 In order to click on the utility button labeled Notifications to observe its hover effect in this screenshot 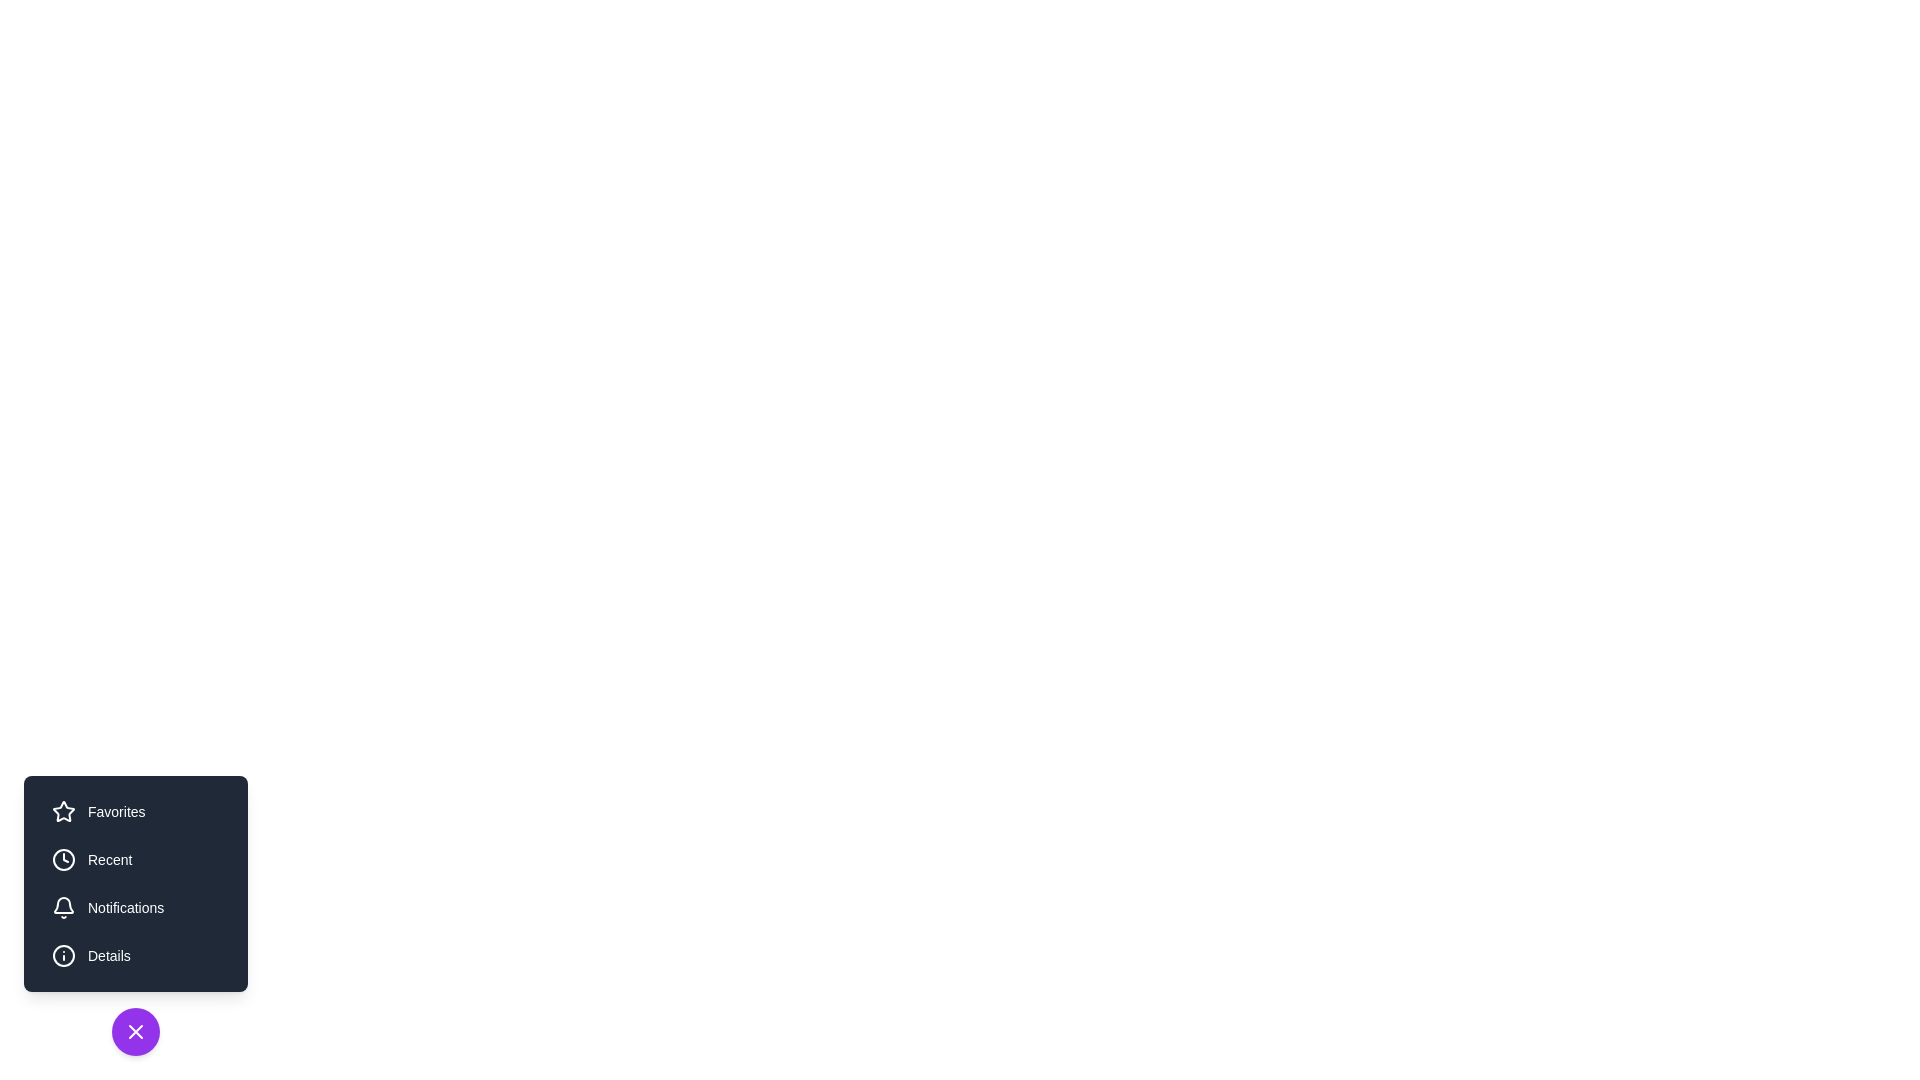, I will do `click(134, 907)`.